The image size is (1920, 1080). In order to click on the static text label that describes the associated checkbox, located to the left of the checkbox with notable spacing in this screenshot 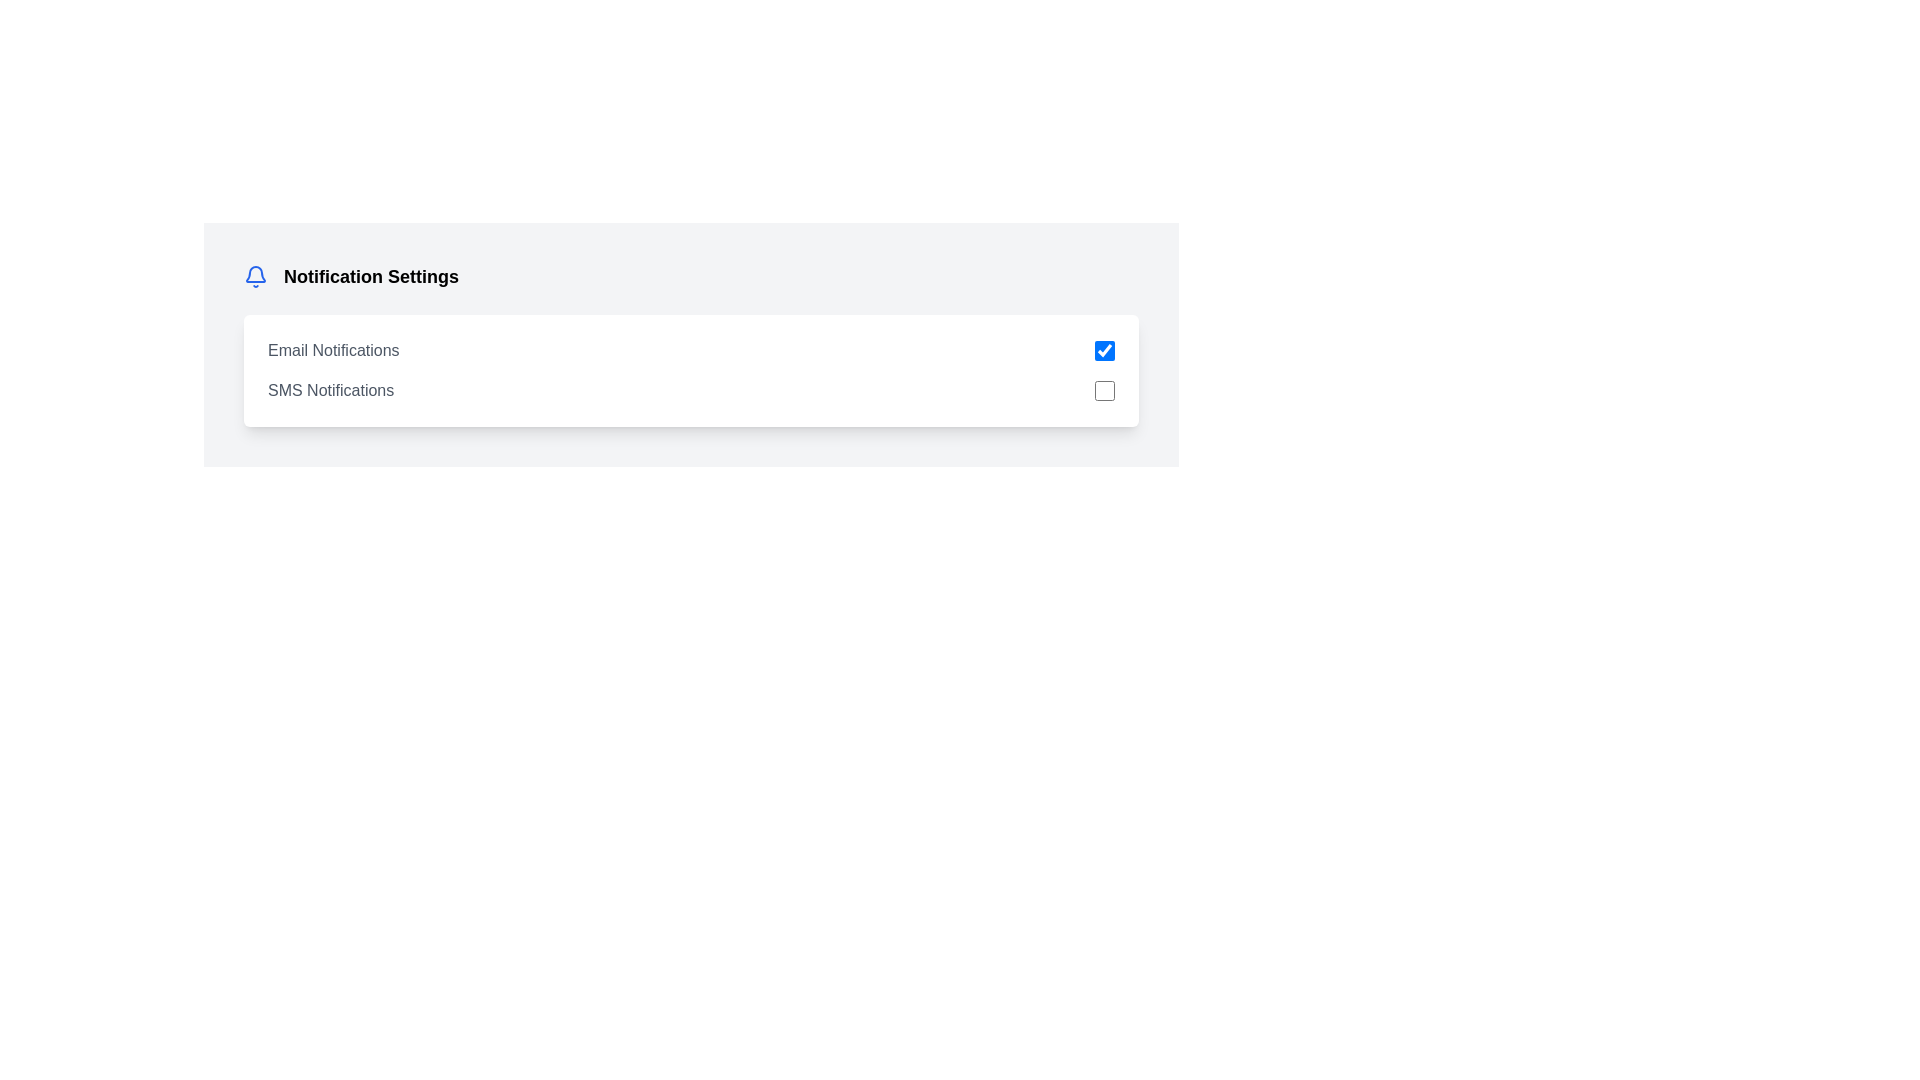, I will do `click(333, 350)`.